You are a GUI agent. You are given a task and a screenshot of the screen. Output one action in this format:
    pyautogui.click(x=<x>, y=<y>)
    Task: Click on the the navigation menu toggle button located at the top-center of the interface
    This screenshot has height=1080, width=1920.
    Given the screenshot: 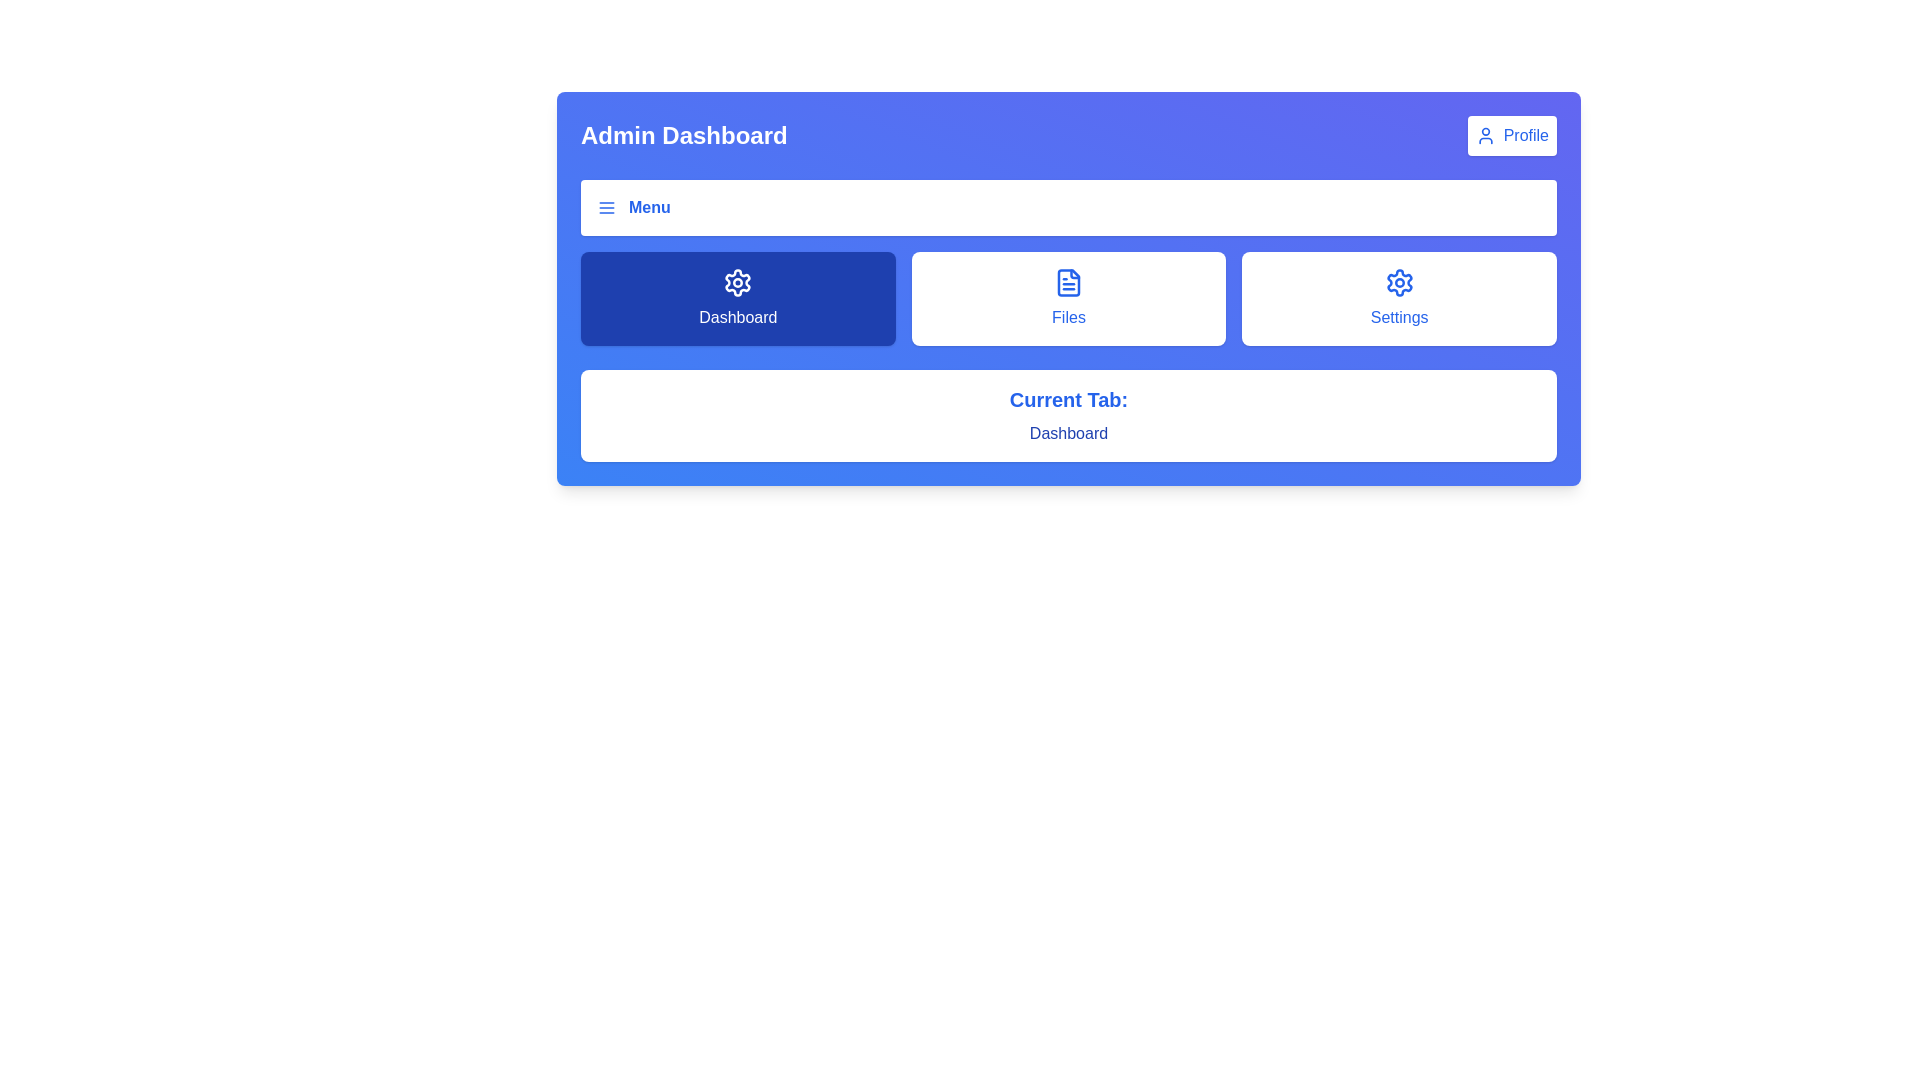 What is the action you would take?
    pyautogui.click(x=1068, y=208)
    